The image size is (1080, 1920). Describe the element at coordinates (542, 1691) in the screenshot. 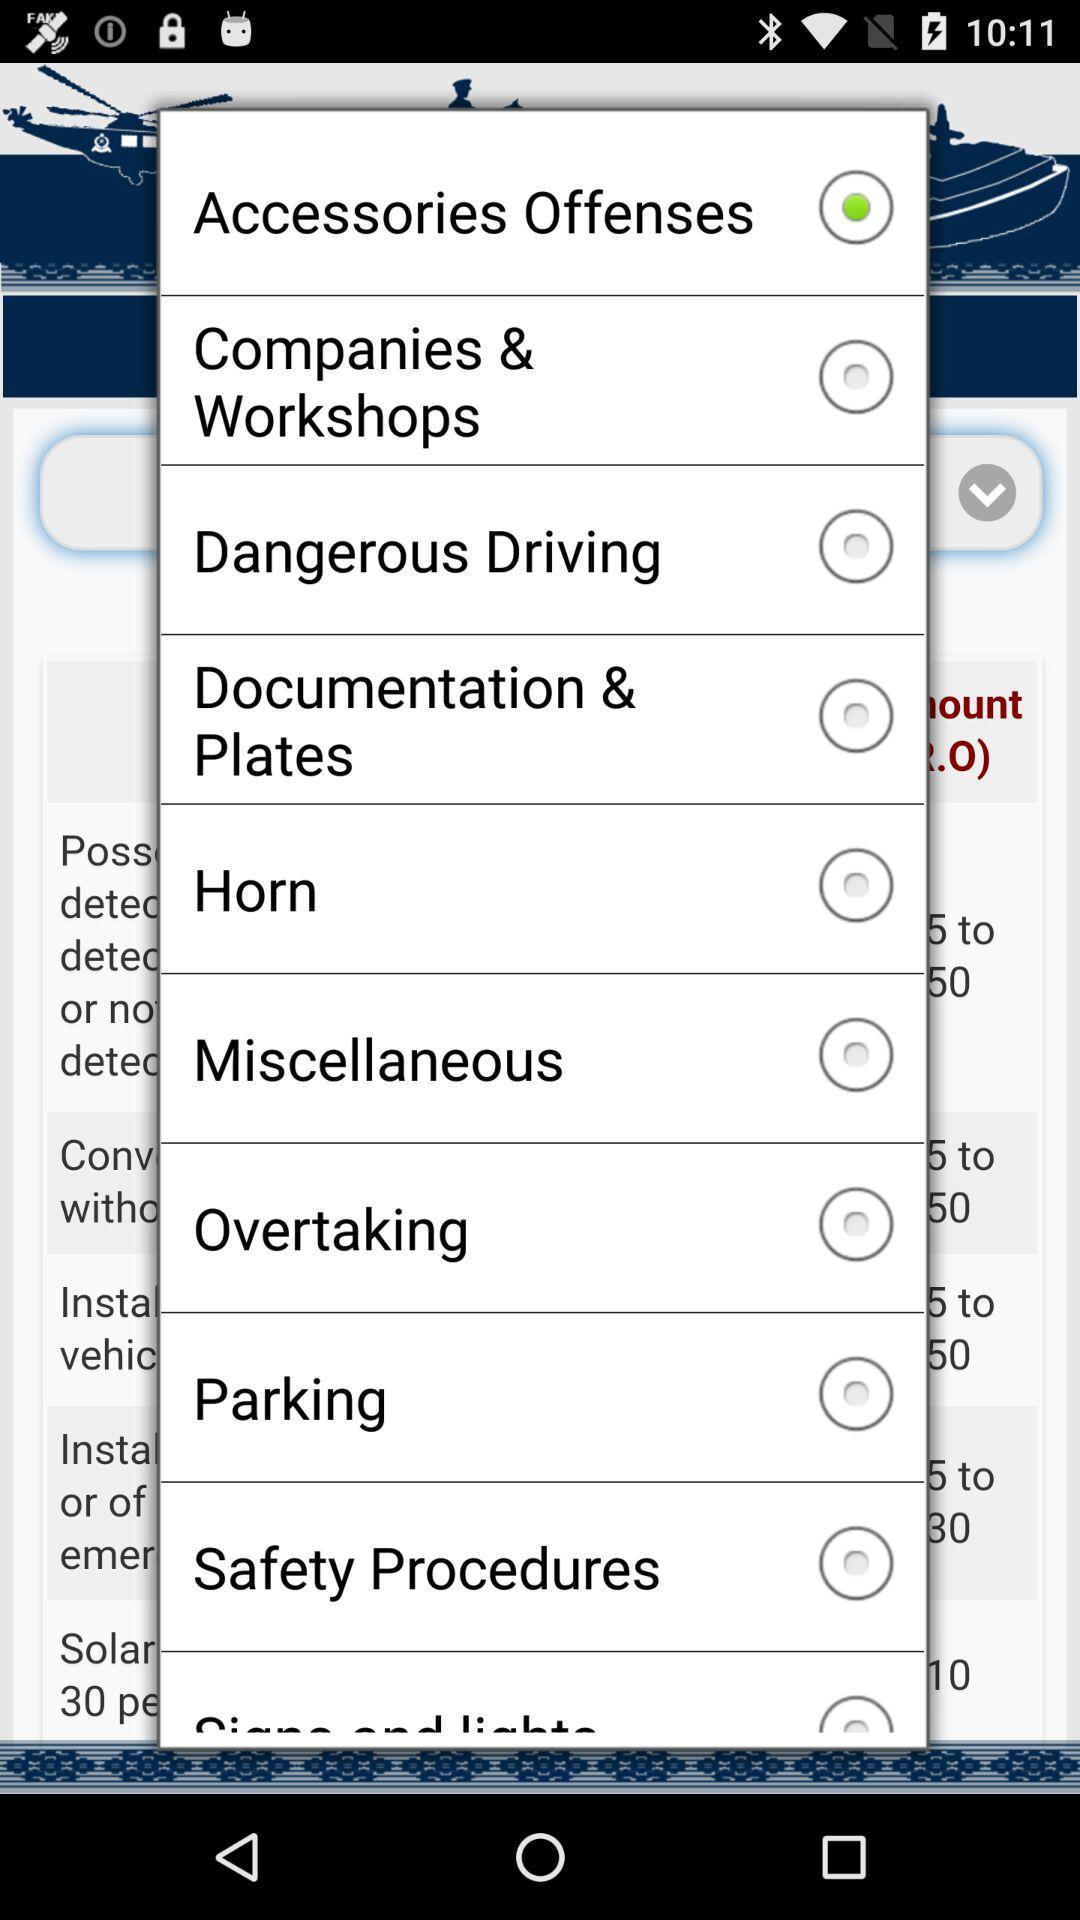

I see `the checkbox below safety procedures icon` at that location.